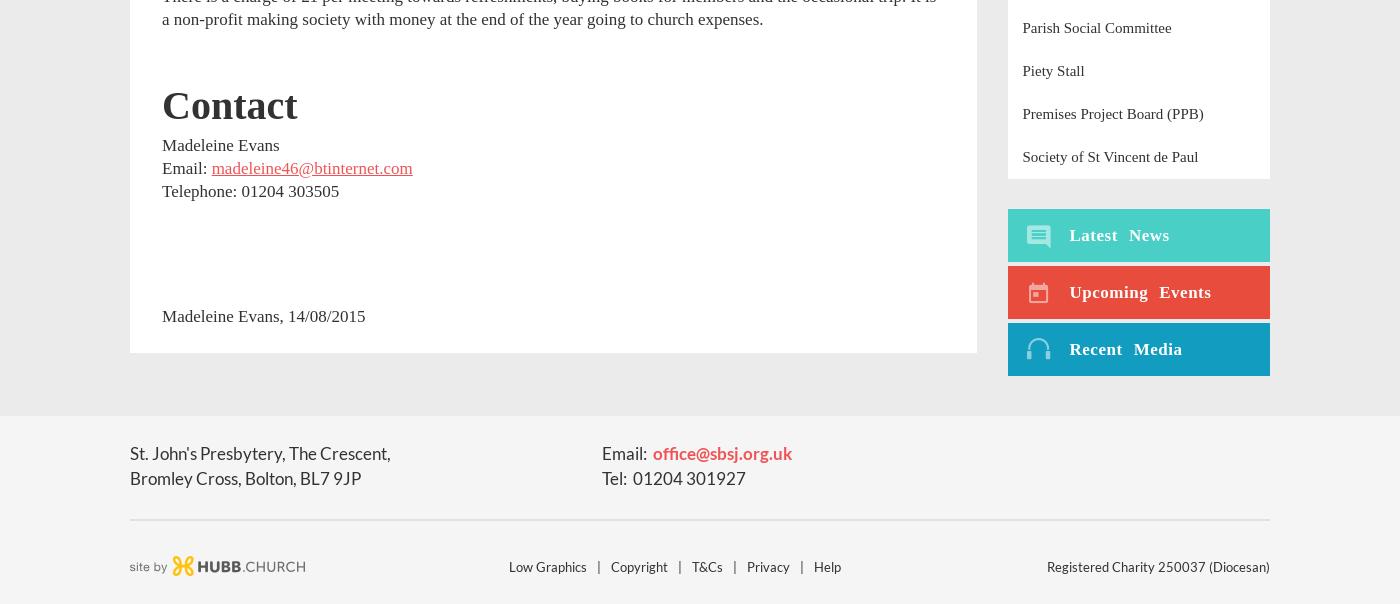  Describe the element at coordinates (756, 453) in the screenshot. I see `'org'` at that location.